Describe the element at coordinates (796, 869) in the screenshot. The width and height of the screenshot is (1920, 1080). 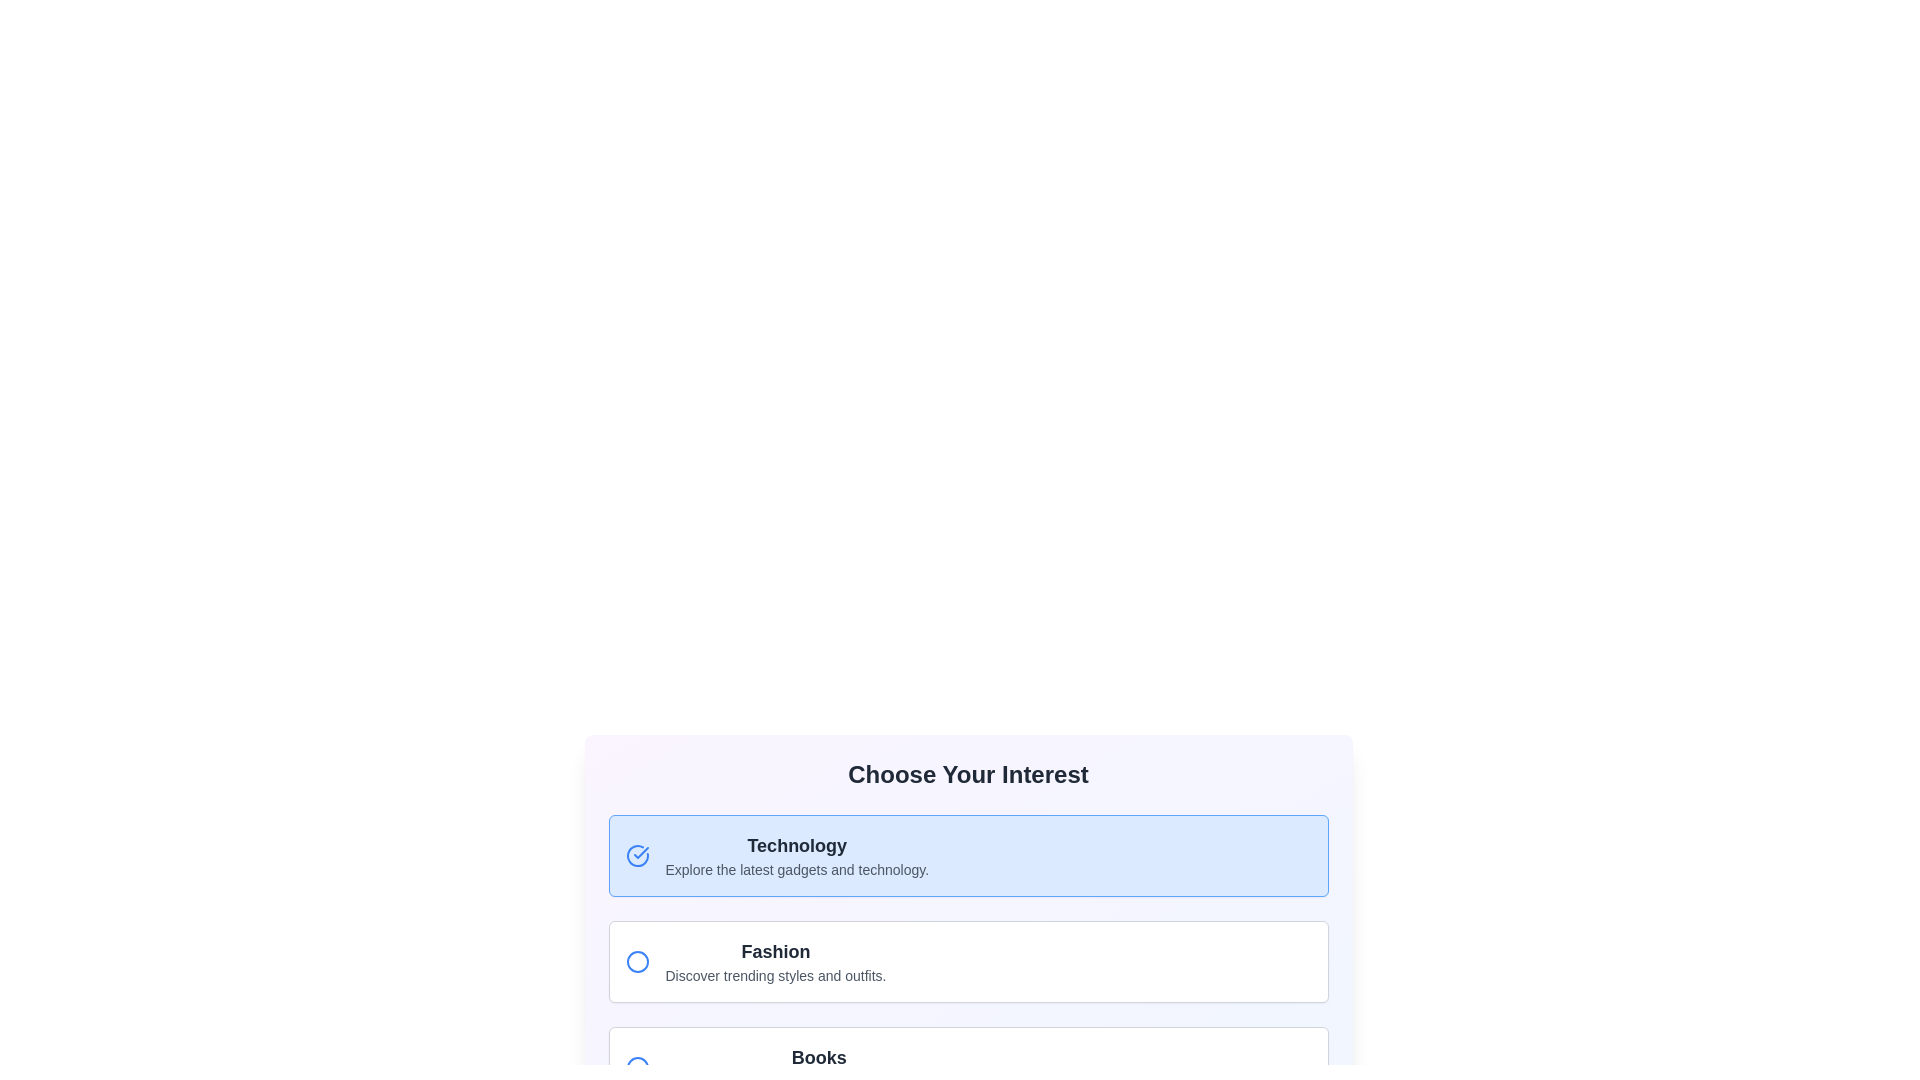
I see `the Text label positioned beneath the 'Technology' section, which provides additional details about that section` at that location.